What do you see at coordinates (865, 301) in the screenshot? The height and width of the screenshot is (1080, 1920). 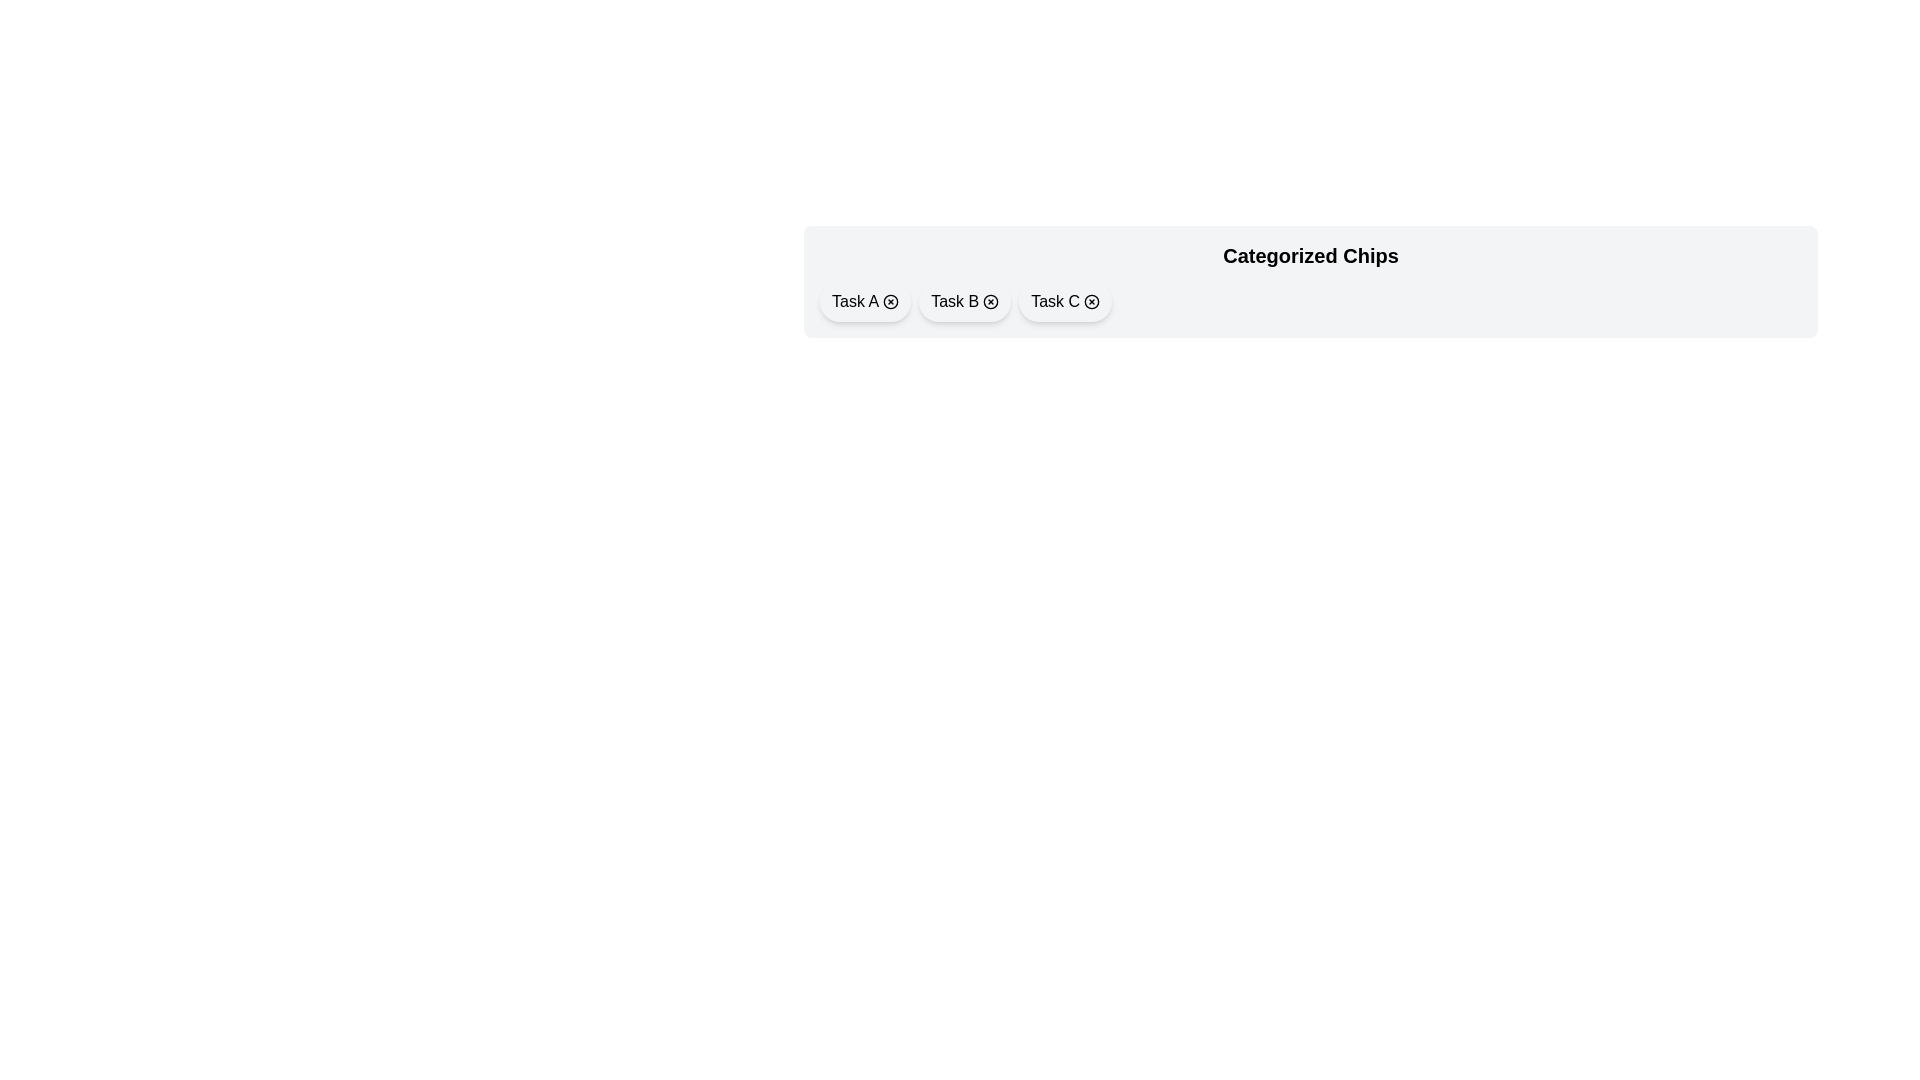 I see `the chip labeled Task A to observe its hover effect` at bounding box center [865, 301].